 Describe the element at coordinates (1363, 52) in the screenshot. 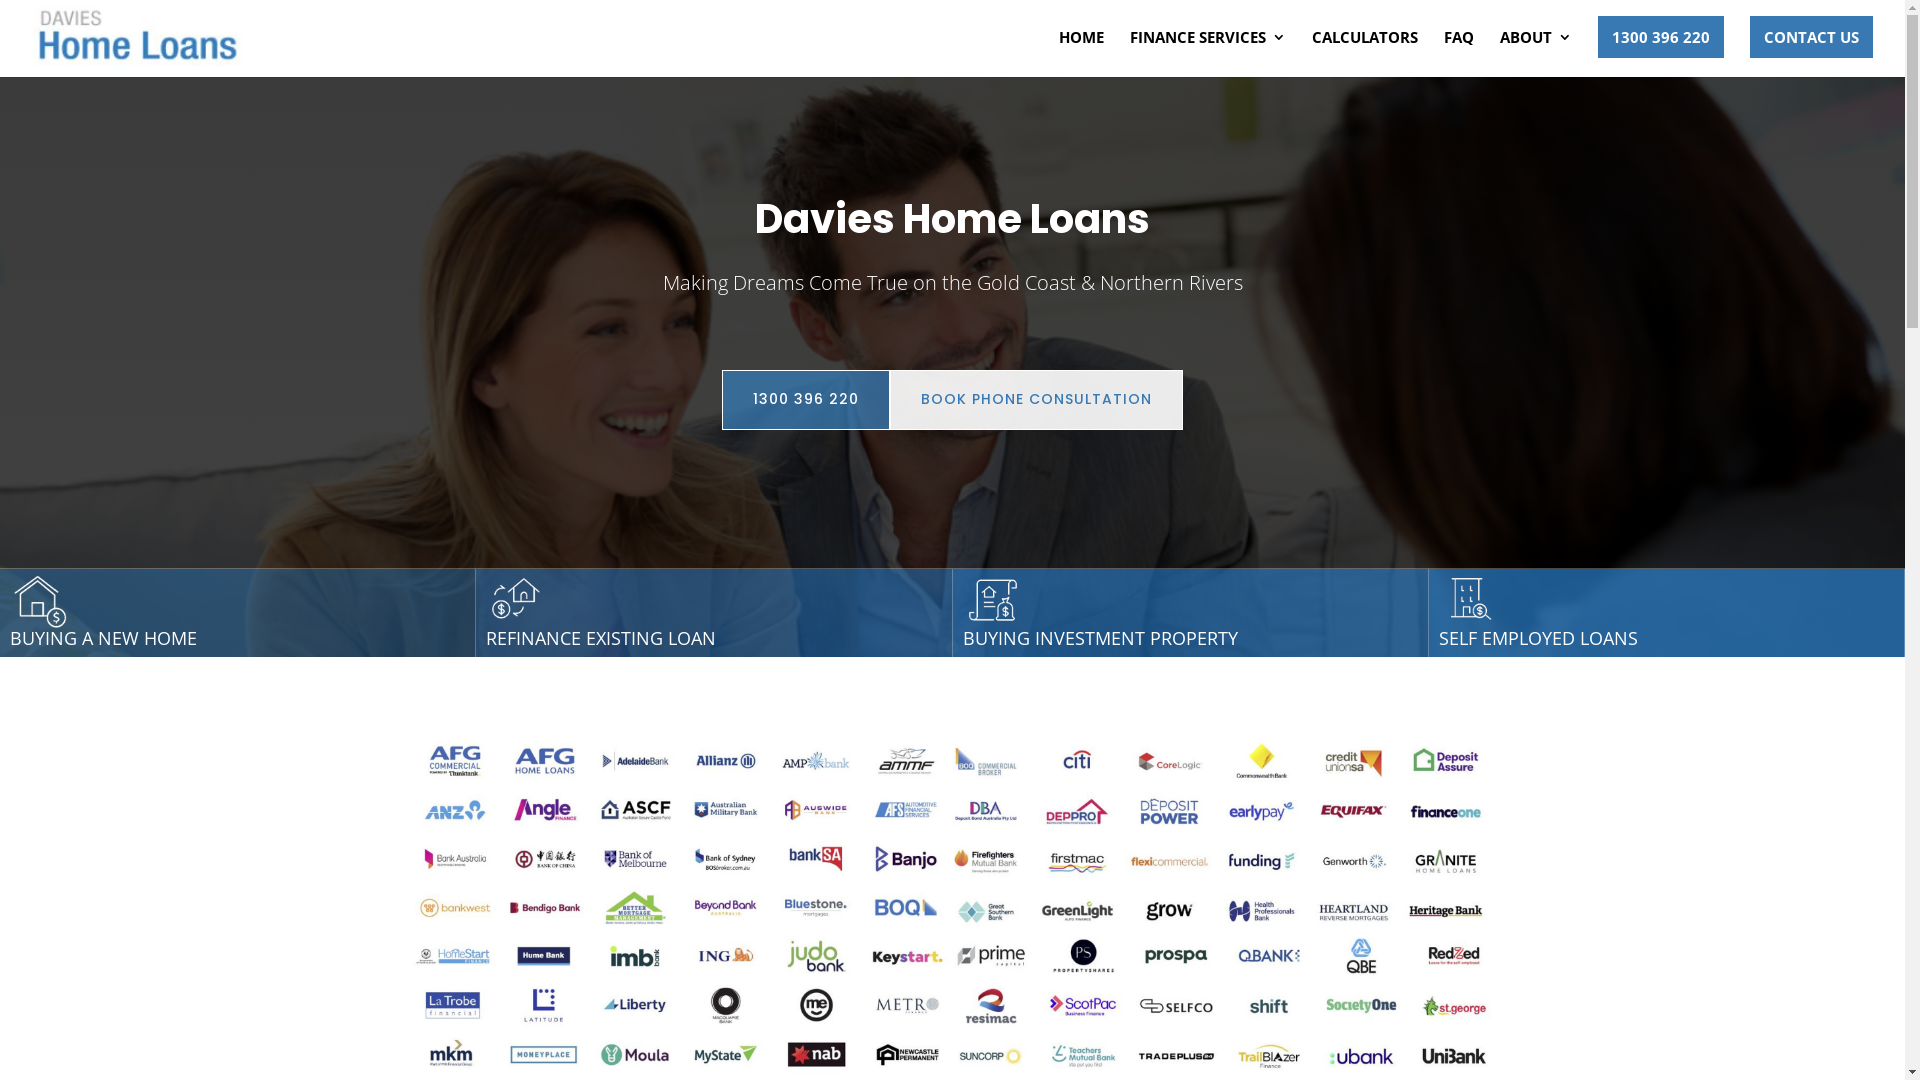

I see `'CALCULATORS'` at that location.